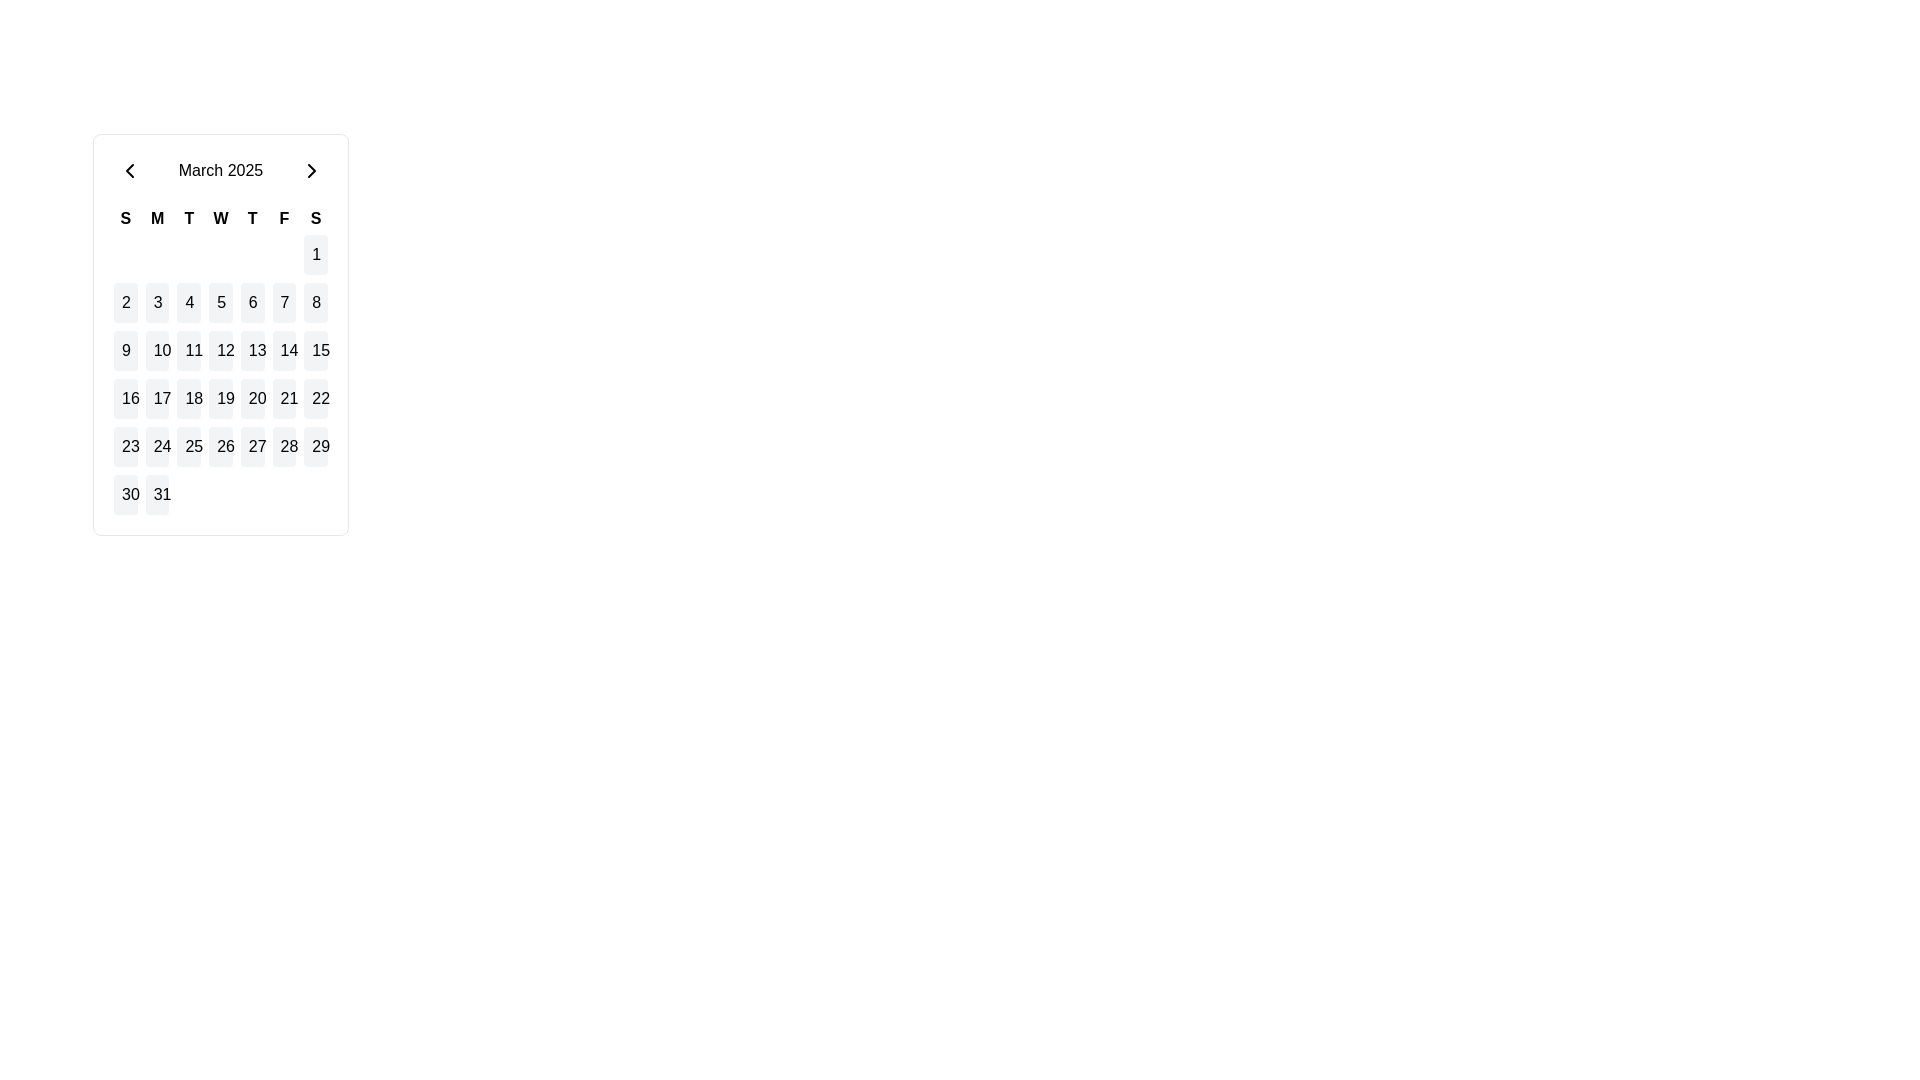  I want to click on the white rounded rectangle button displaying the number '9' in the second week of the month, corresponding to the Sunday column, so click(124, 350).